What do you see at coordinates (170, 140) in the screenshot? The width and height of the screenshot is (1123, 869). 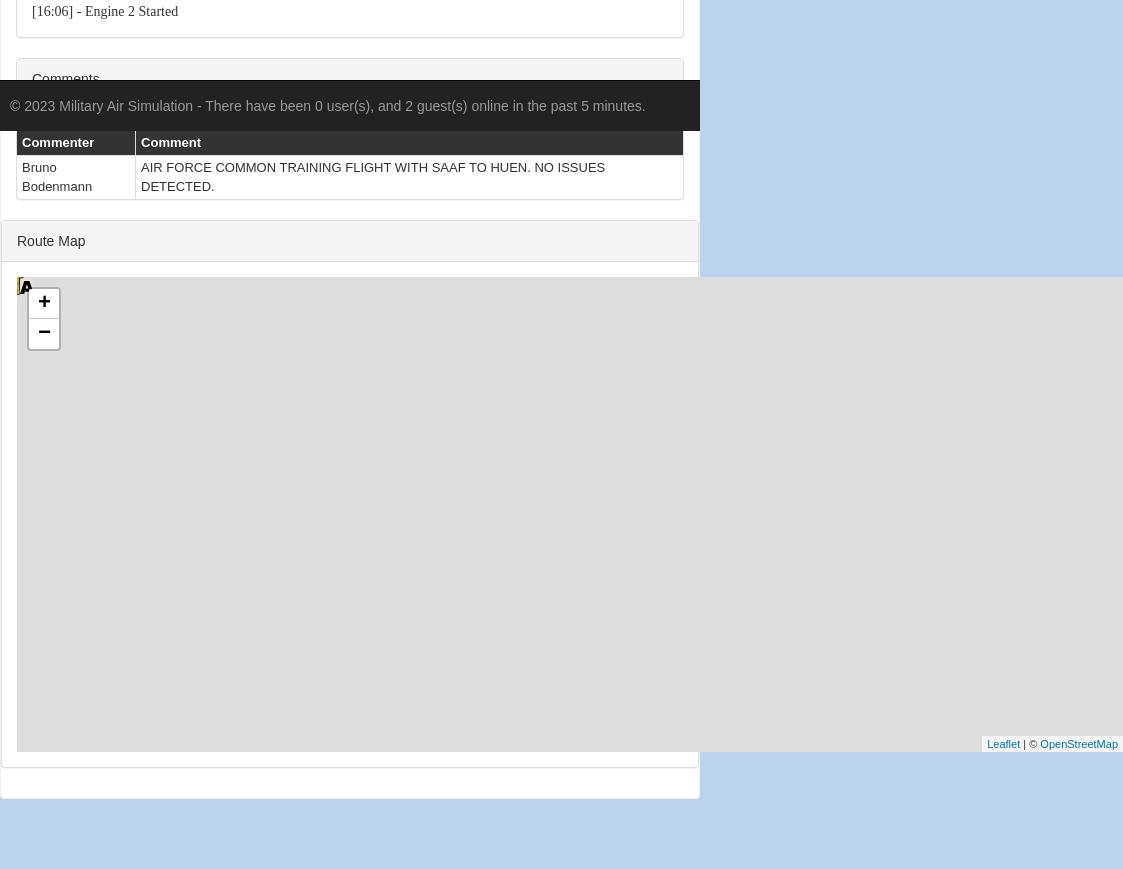 I see `'Comment'` at bounding box center [170, 140].